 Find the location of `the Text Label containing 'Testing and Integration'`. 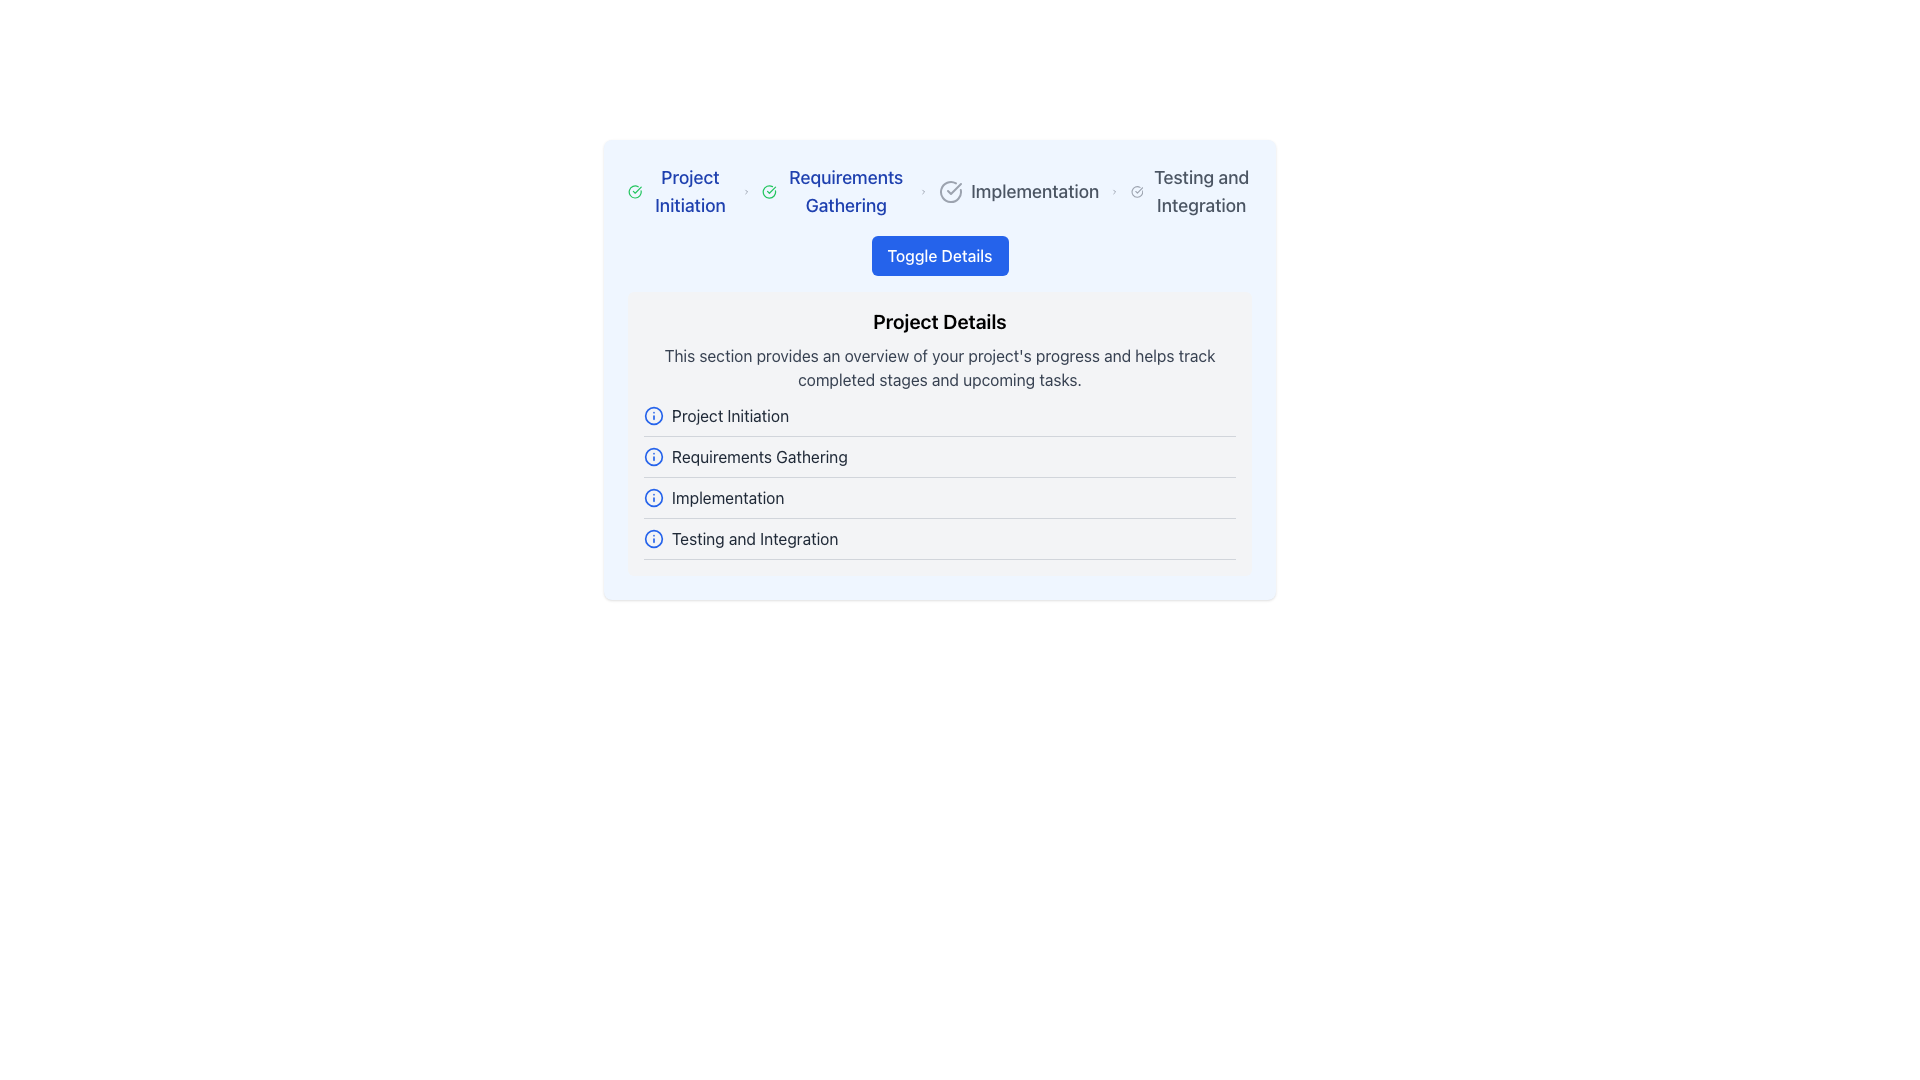

the Text Label containing 'Testing and Integration' is located at coordinates (754, 538).